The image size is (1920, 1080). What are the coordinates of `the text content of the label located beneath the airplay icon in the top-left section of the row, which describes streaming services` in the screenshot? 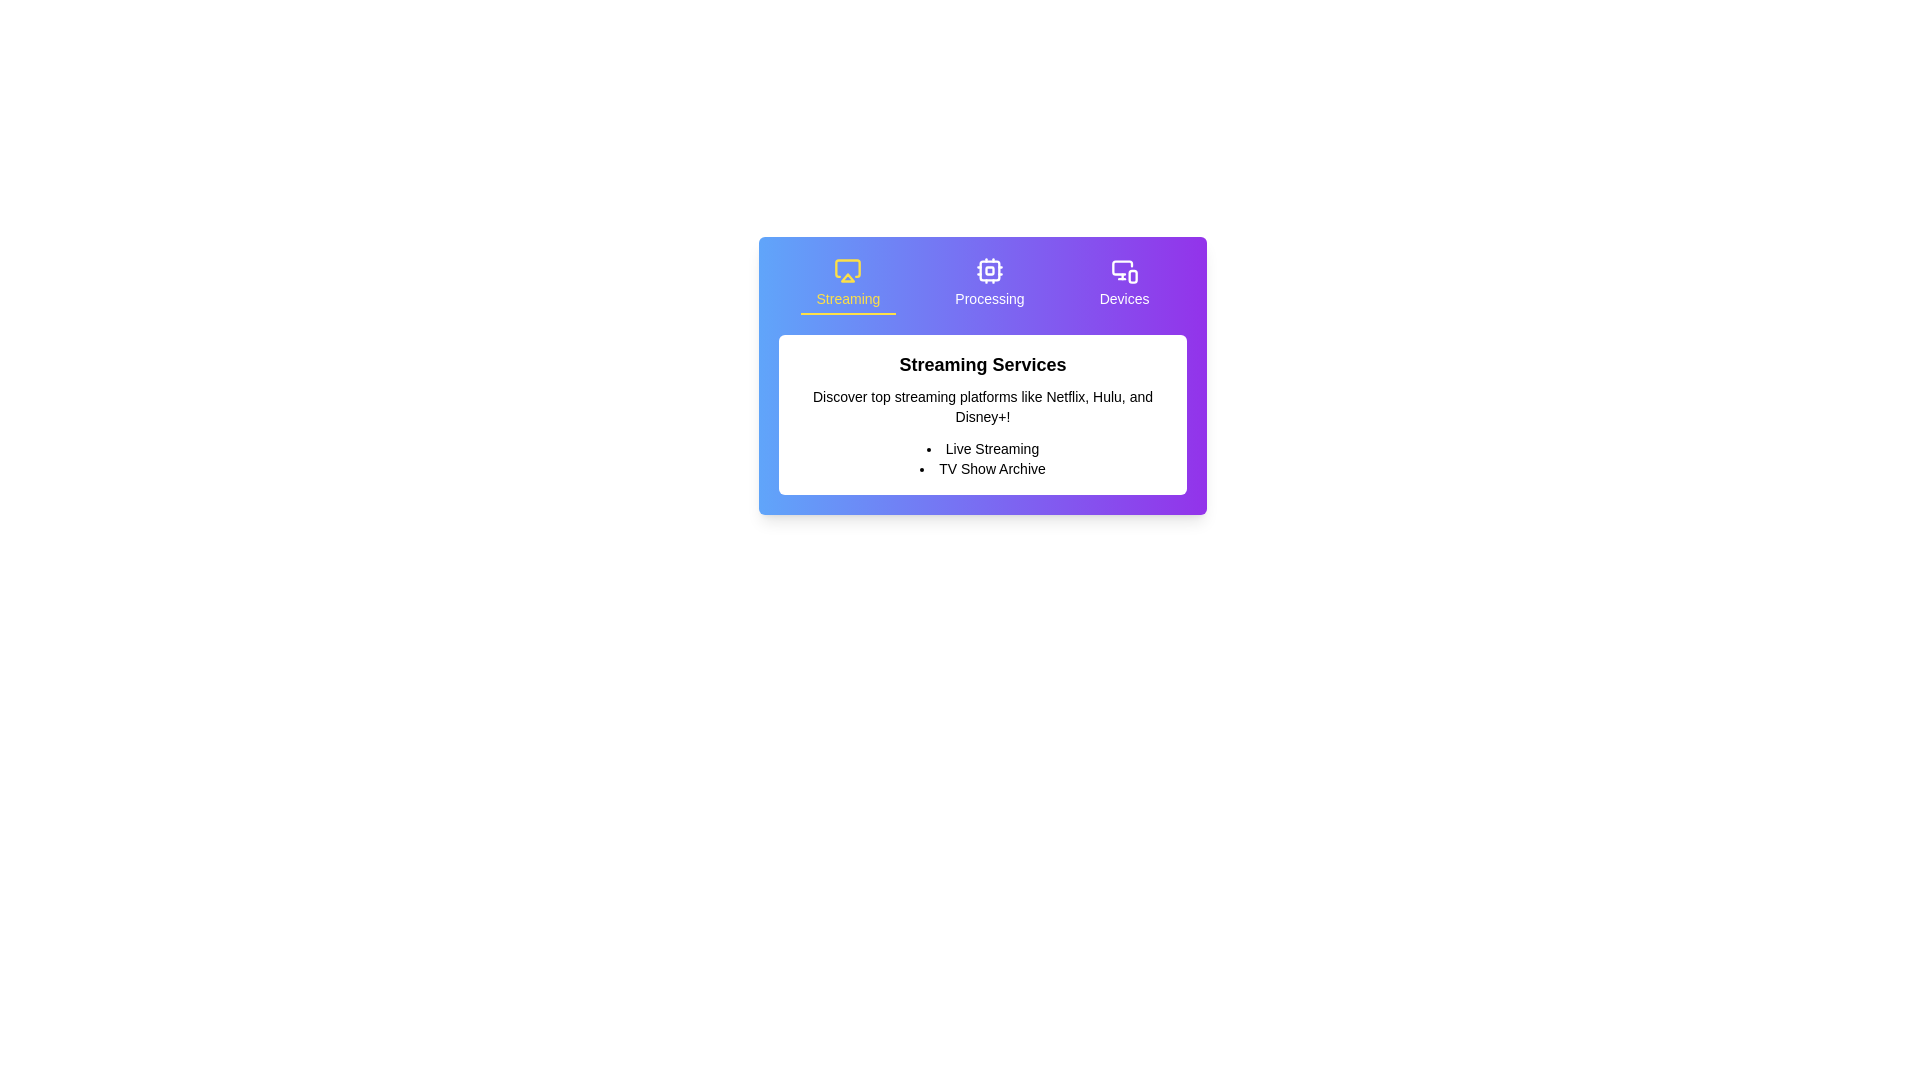 It's located at (848, 299).